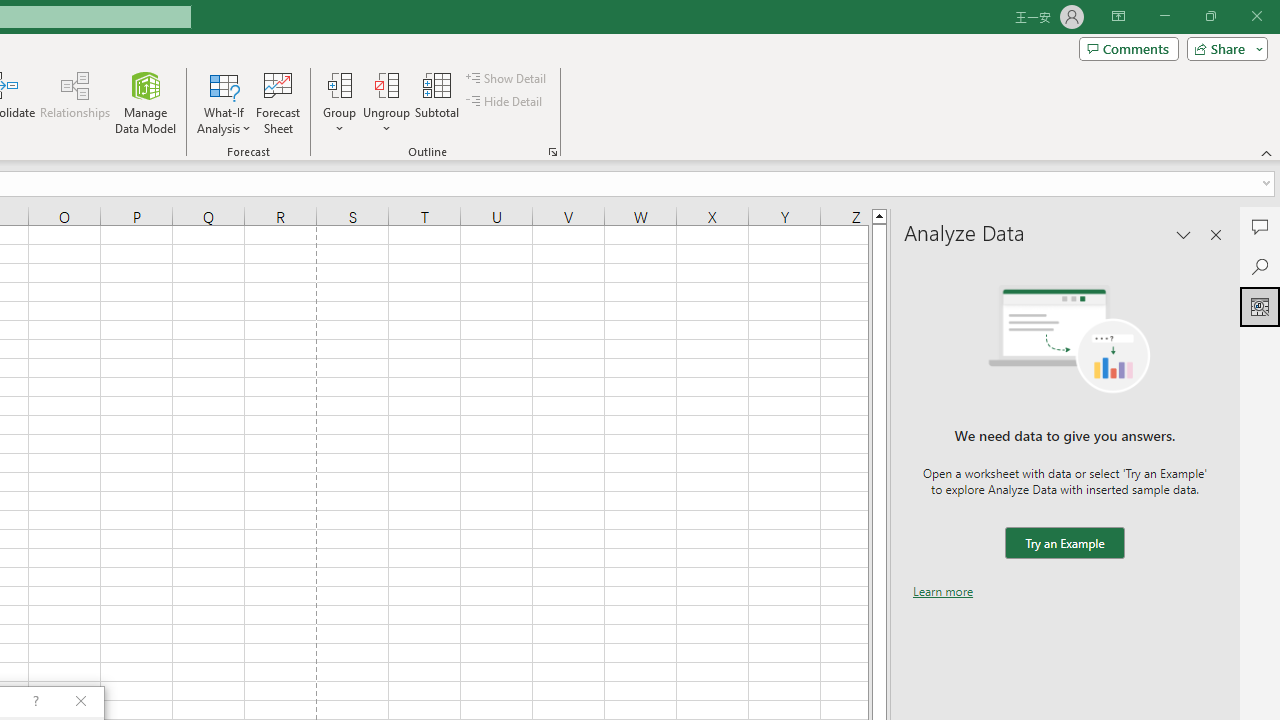 The height and width of the screenshot is (720, 1280). What do you see at coordinates (1117, 16) in the screenshot?
I see `'Ribbon Display Options'` at bounding box center [1117, 16].